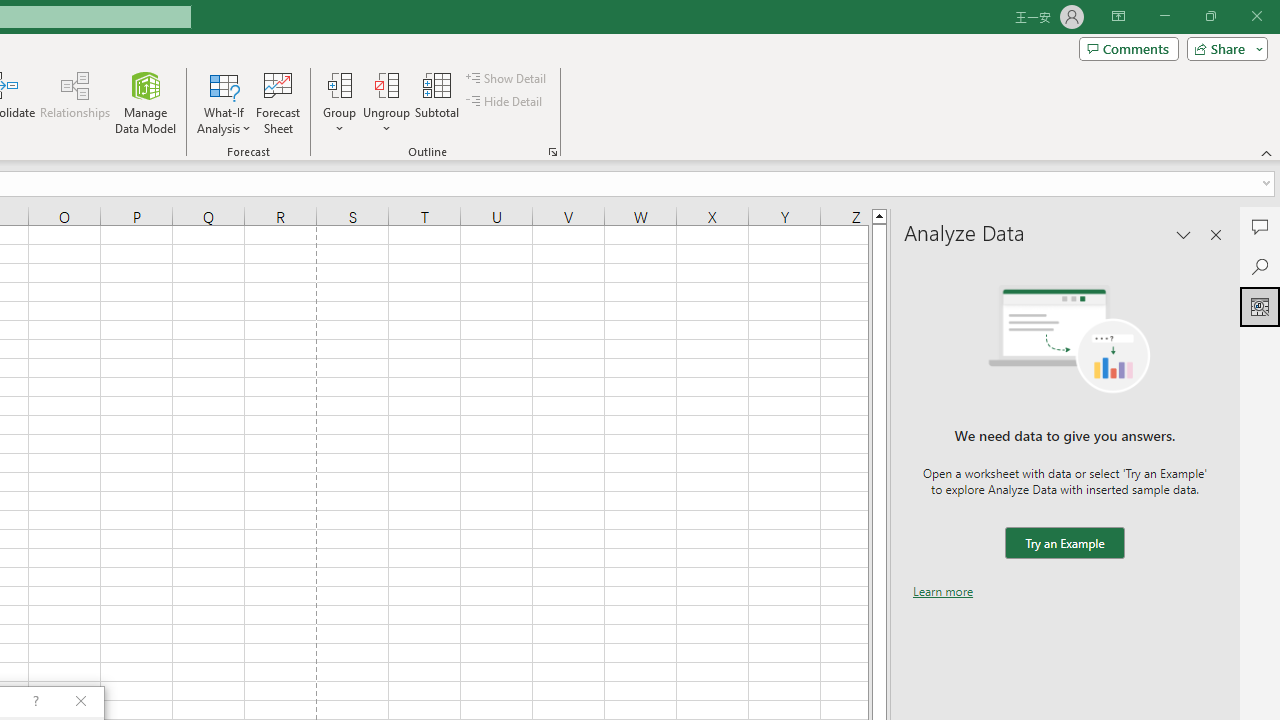 The height and width of the screenshot is (720, 1280). What do you see at coordinates (1117, 16) in the screenshot?
I see `'Ribbon Display Options'` at bounding box center [1117, 16].